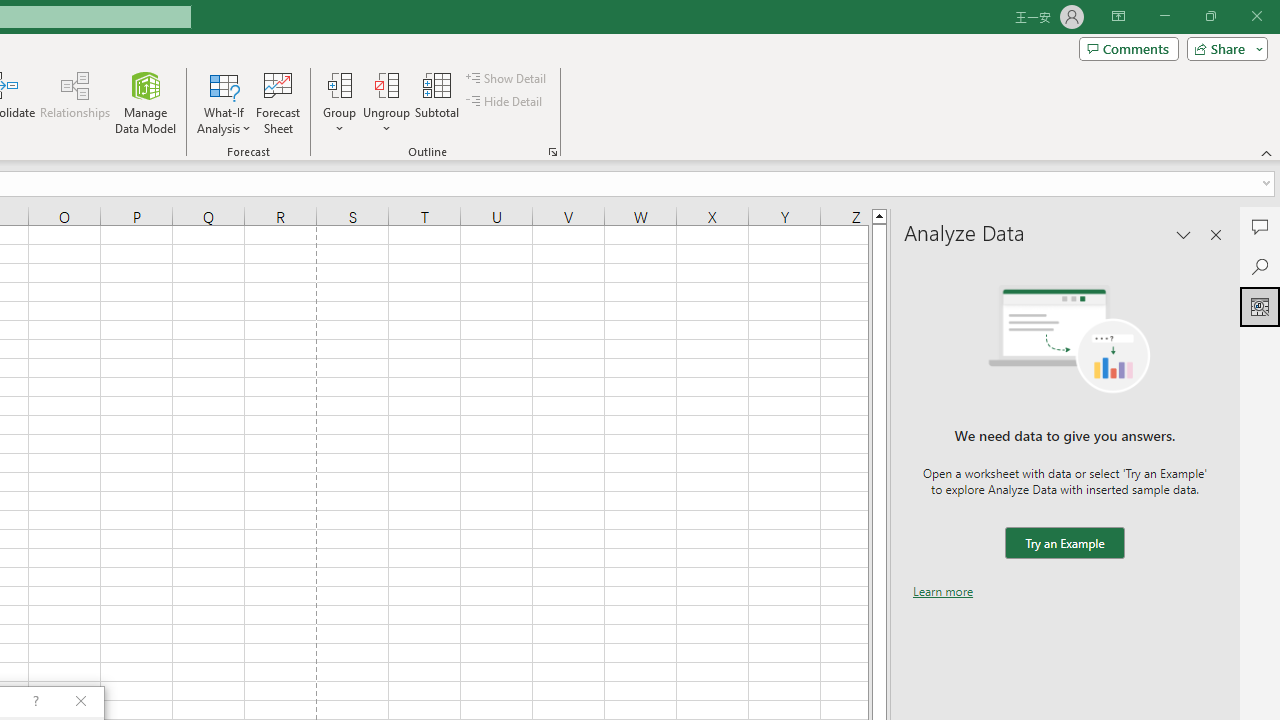 The height and width of the screenshot is (720, 1280). What do you see at coordinates (1117, 16) in the screenshot?
I see `'Ribbon Display Options'` at bounding box center [1117, 16].